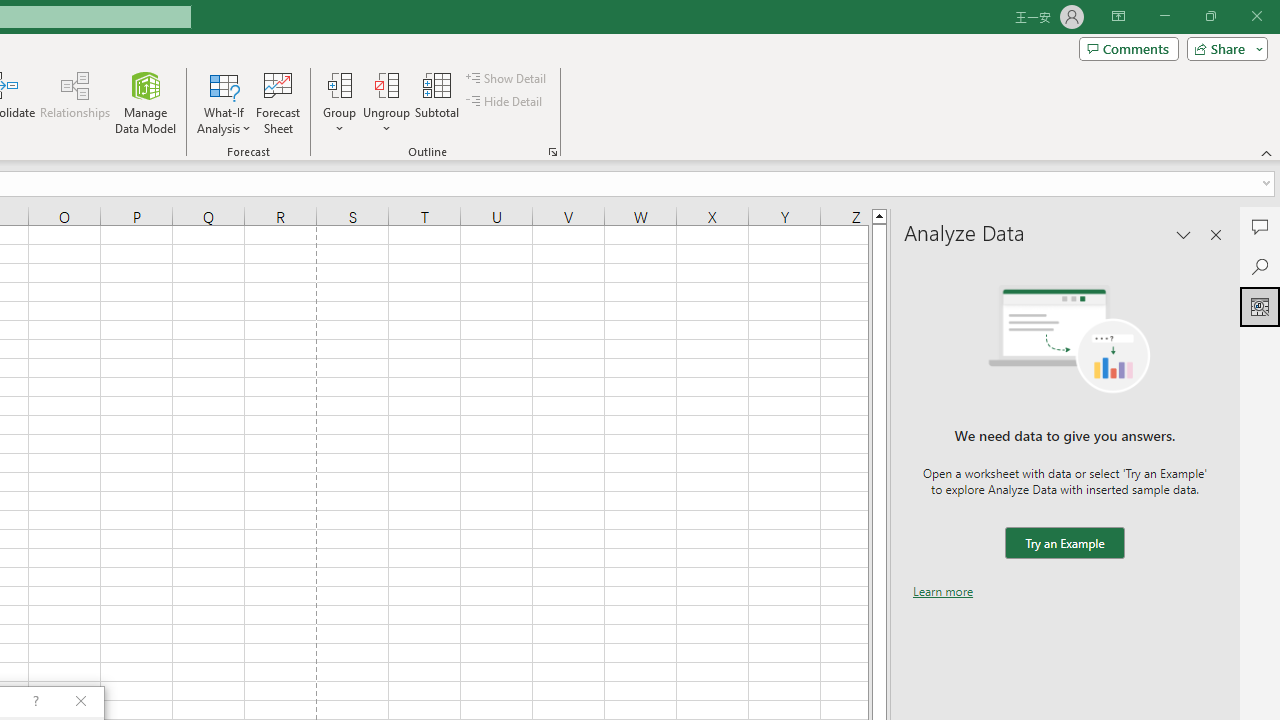 The height and width of the screenshot is (720, 1280). What do you see at coordinates (1117, 16) in the screenshot?
I see `'Ribbon Display Options'` at bounding box center [1117, 16].